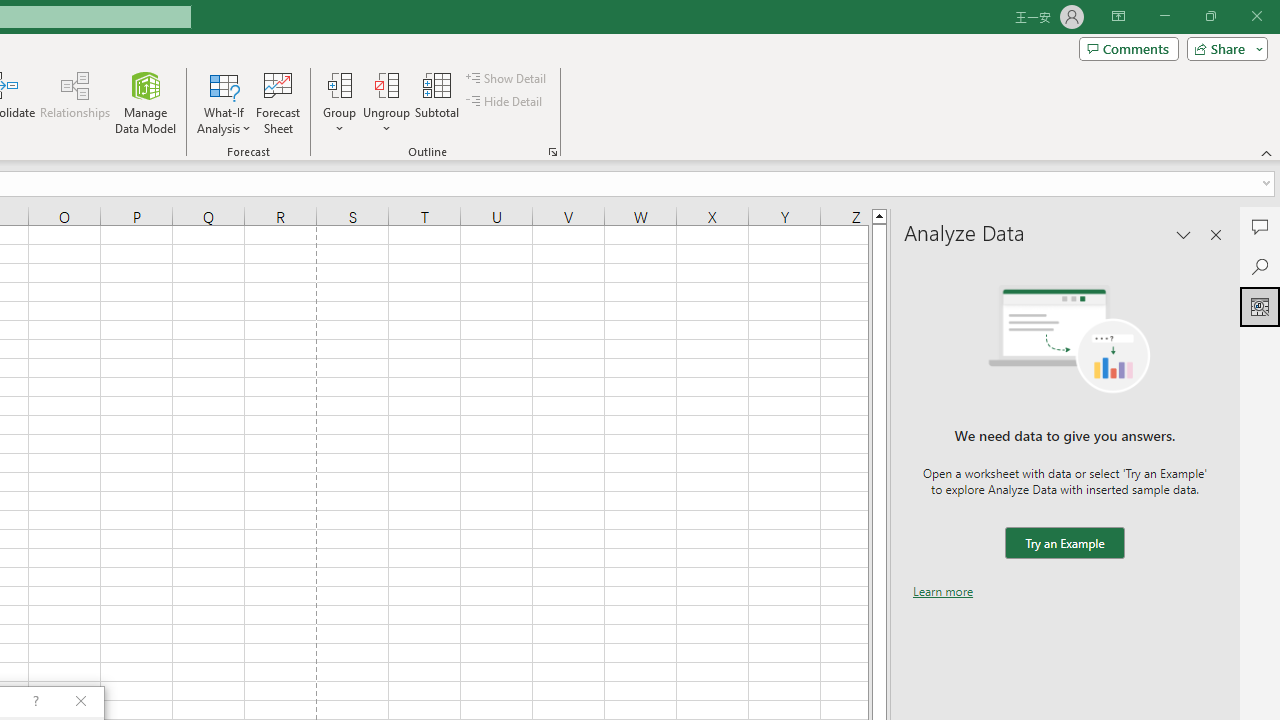 The height and width of the screenshot is (720, 1280). What do you see at coordinates (1117, 16) in the screenshot?
I see `'Ribbon Display Options'` at bounding box center [1117, 16].